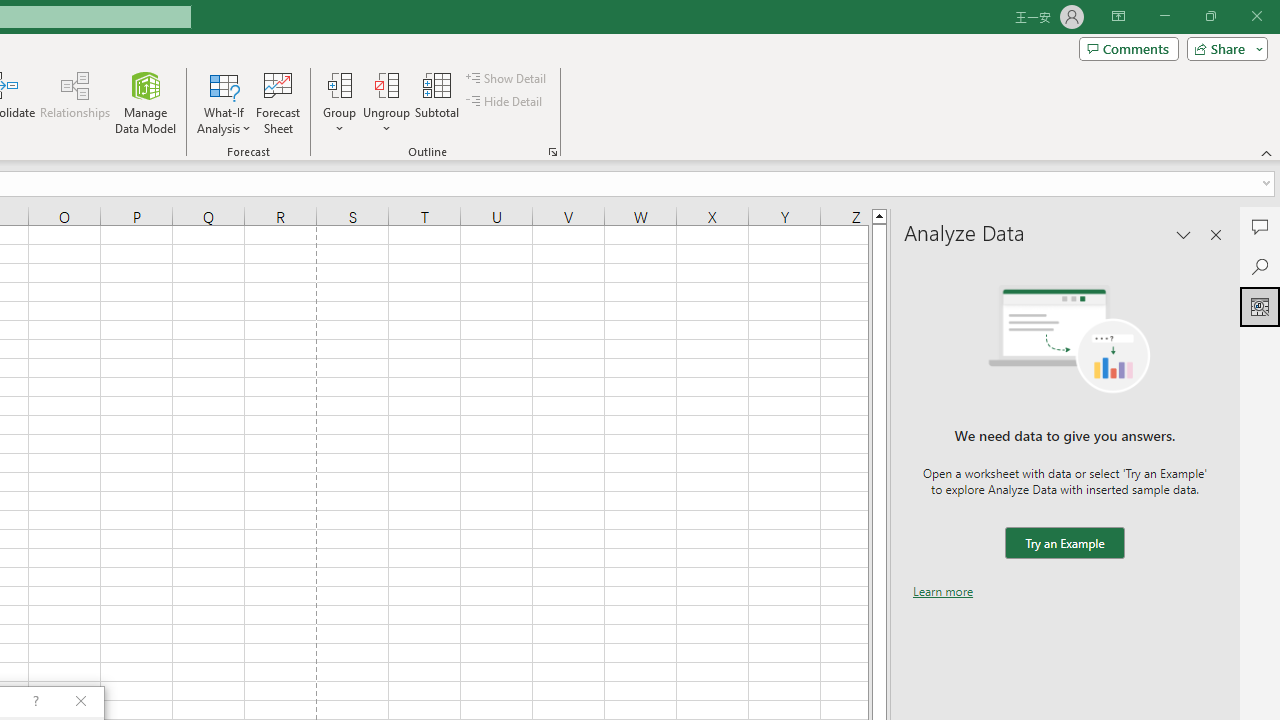 The height and width of the screenshot is (720, 1280). What do you see at coordinates (1117, 16) in the screenshot?
I see `'Ribbon Display Options'` at bounding box center [1117, 16].